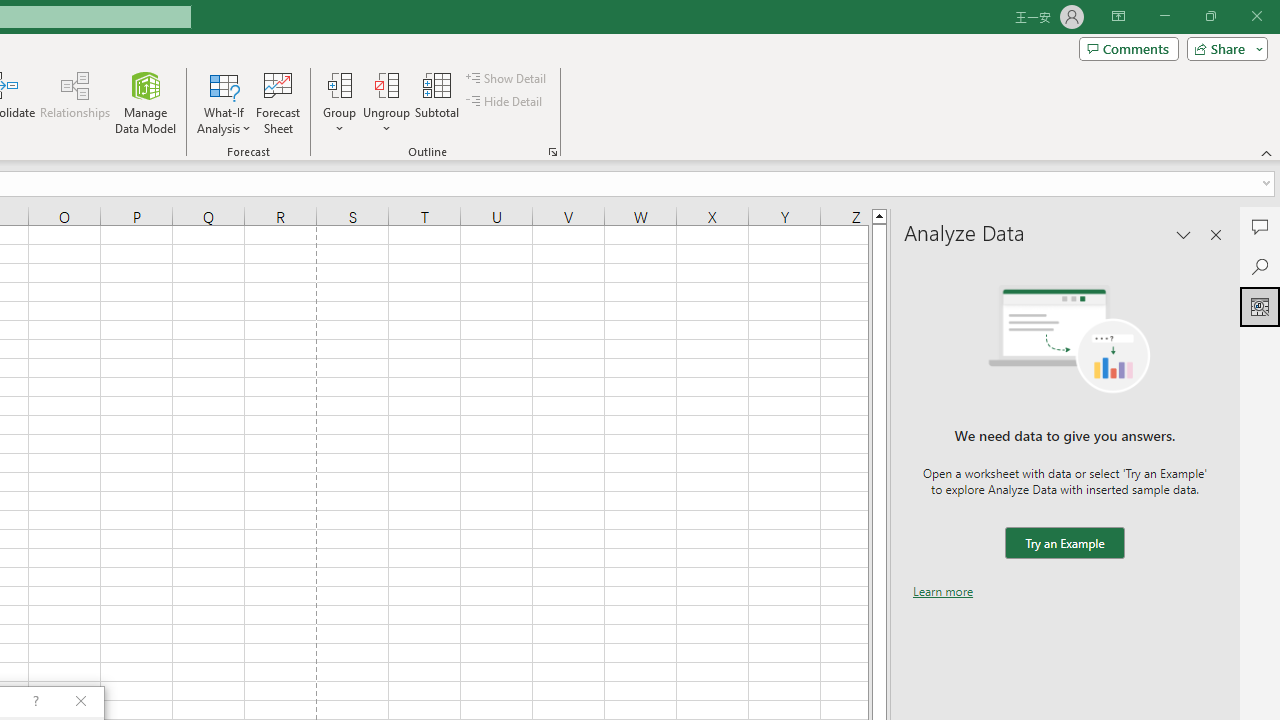 The height and width of the screenshot is (720, 1280). What do you see at coordinates (1117, 16) in the screenshot?
I see `'Ribbon Display Options'` at bounding box center [1117, 16].